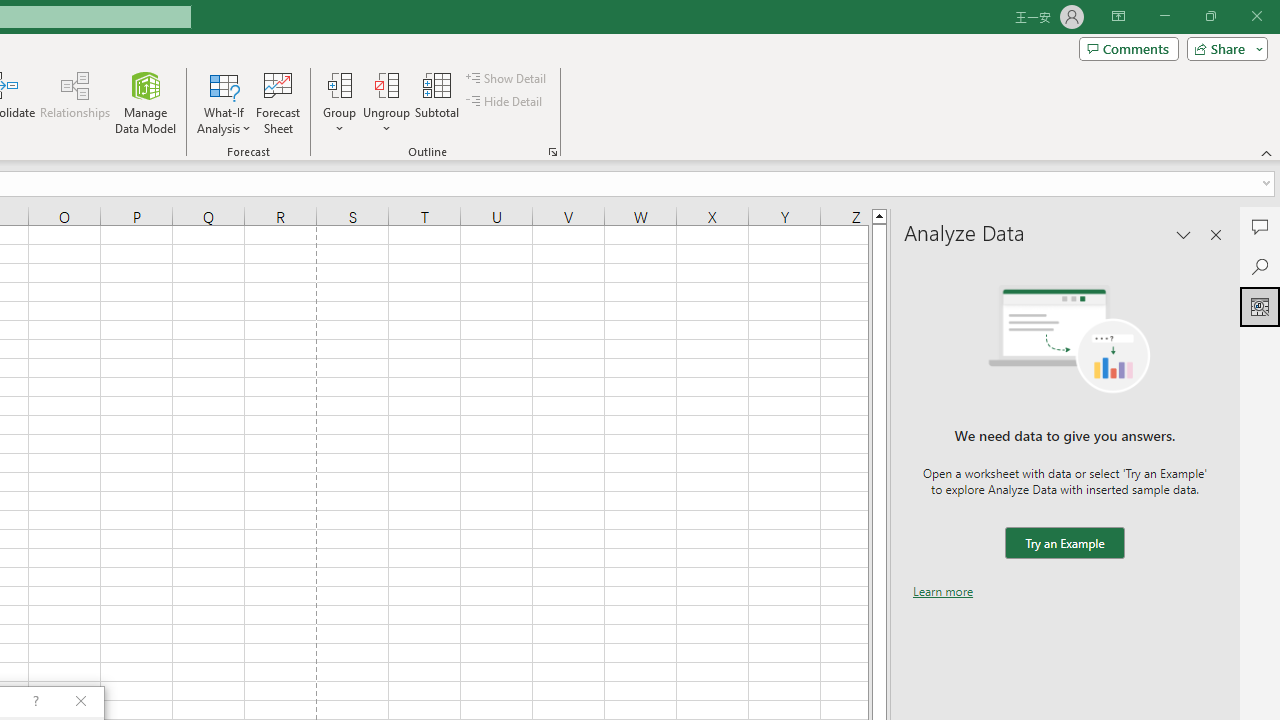 The height and width of the screenshot is (720, 1280). What do you see at coordinates (1117, 16) in the screenshot?
I see `'Ribbon Display Options'` at bounding box center [1117, 16].